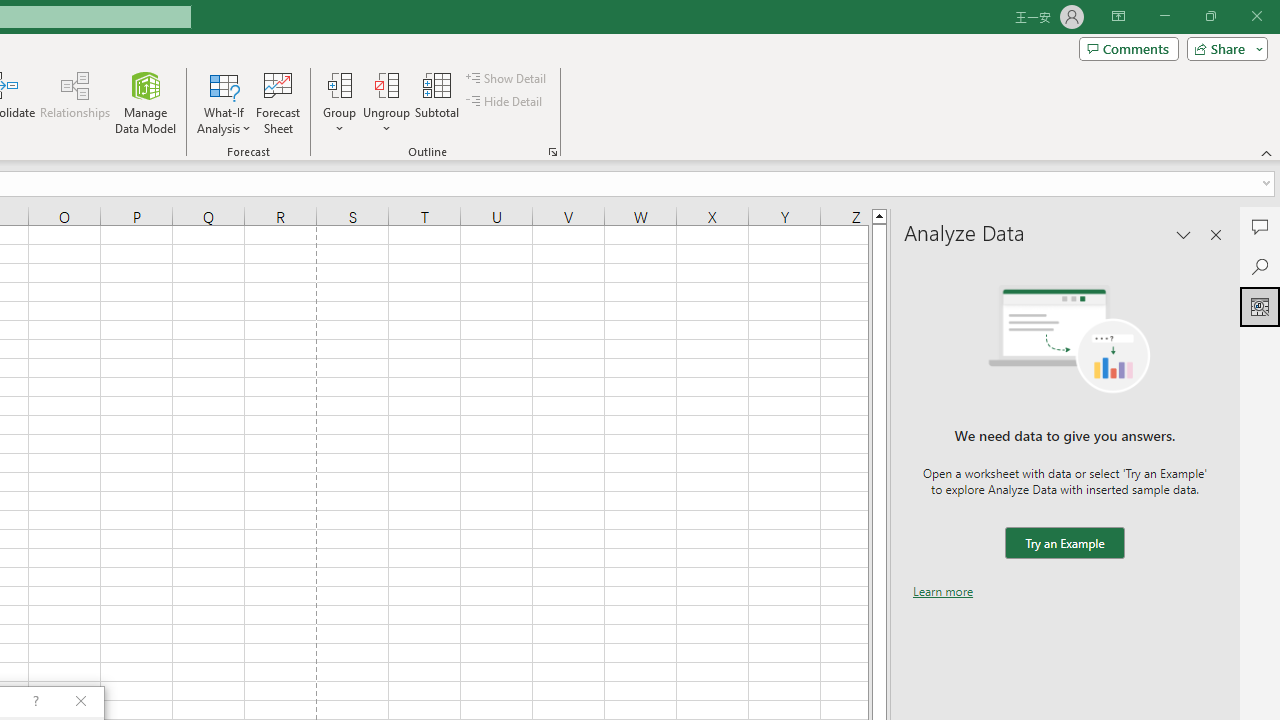 The height and width of the screenshot is (720, 1280). What do you see at coordinates (1117, 16) in the screenshot?
I see `'Ribbon Display Options'` at bounding box center [1117, 16].